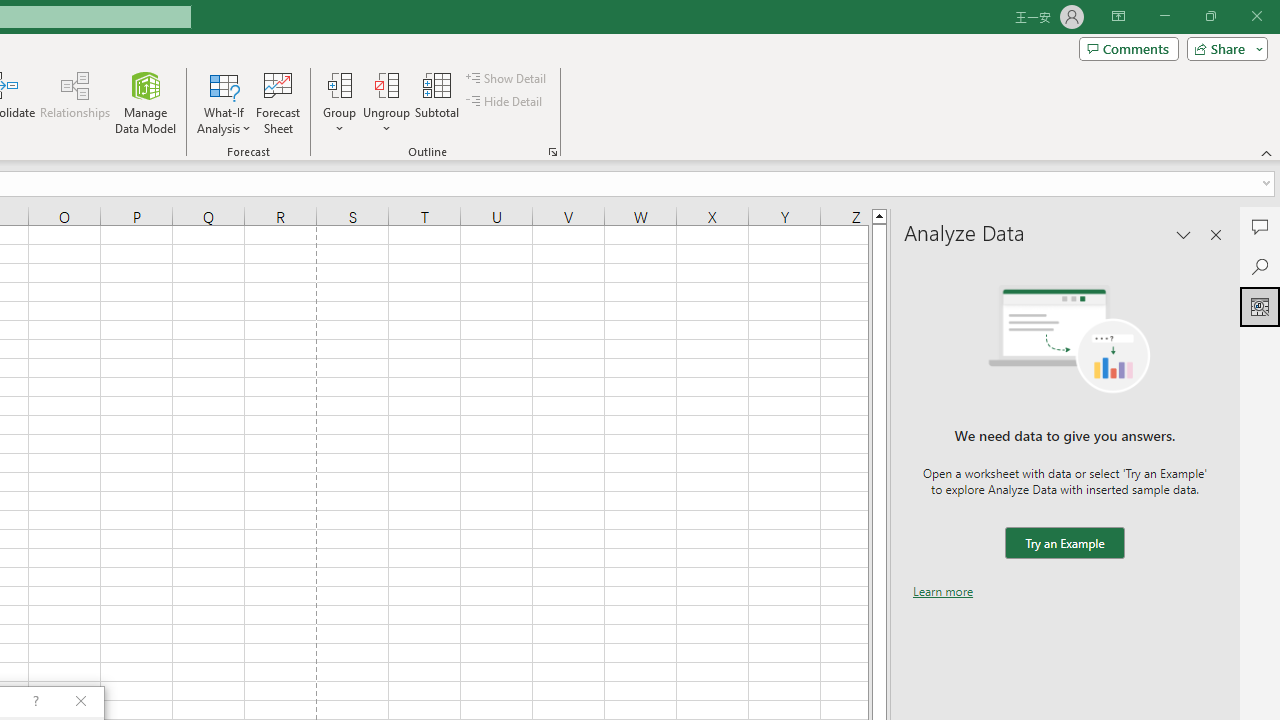 The height and width of the screenshot is (720, 1280). What do you see at coordinates (1117, 16) in the screenshot?
I see `'Ribbon Display Options'` at bounding box center [1117, 16].